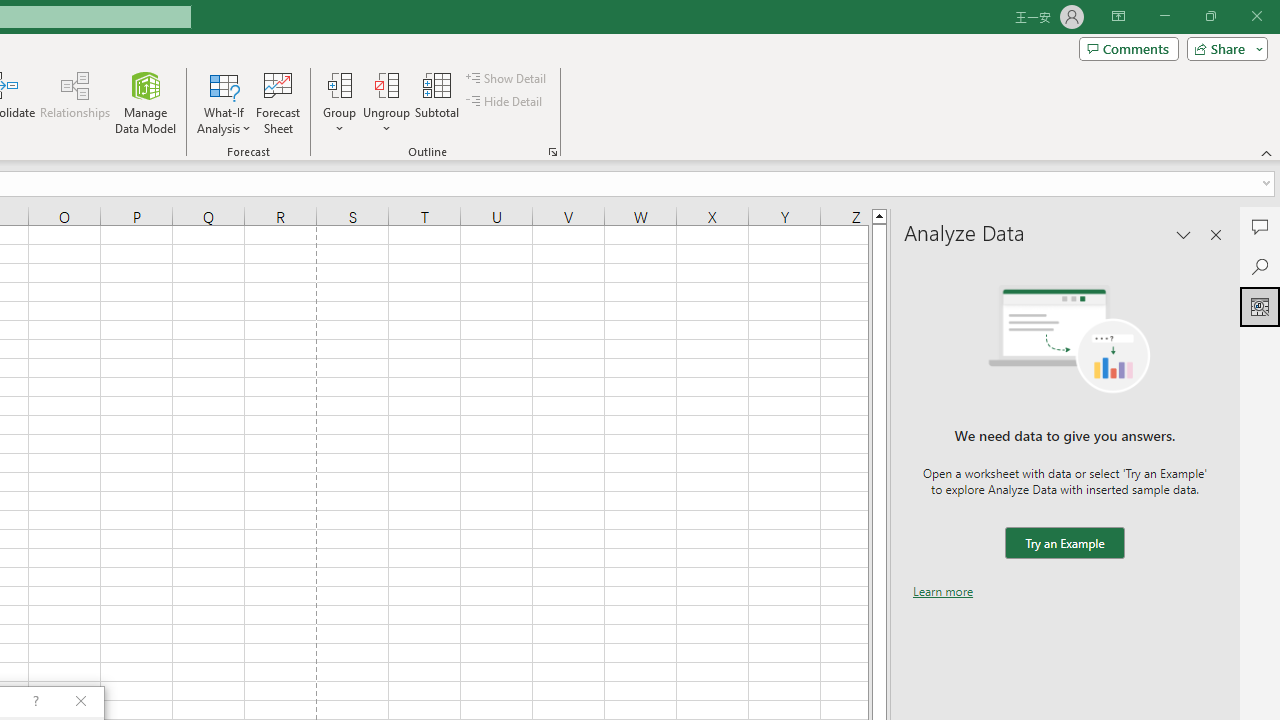 The height and width of the screenshot is (720, 1280). What do you see at coordinates (1117, 16) in the screenshot?
I see `'Ribbon Display Options'` at bounding box center [1117, 16].